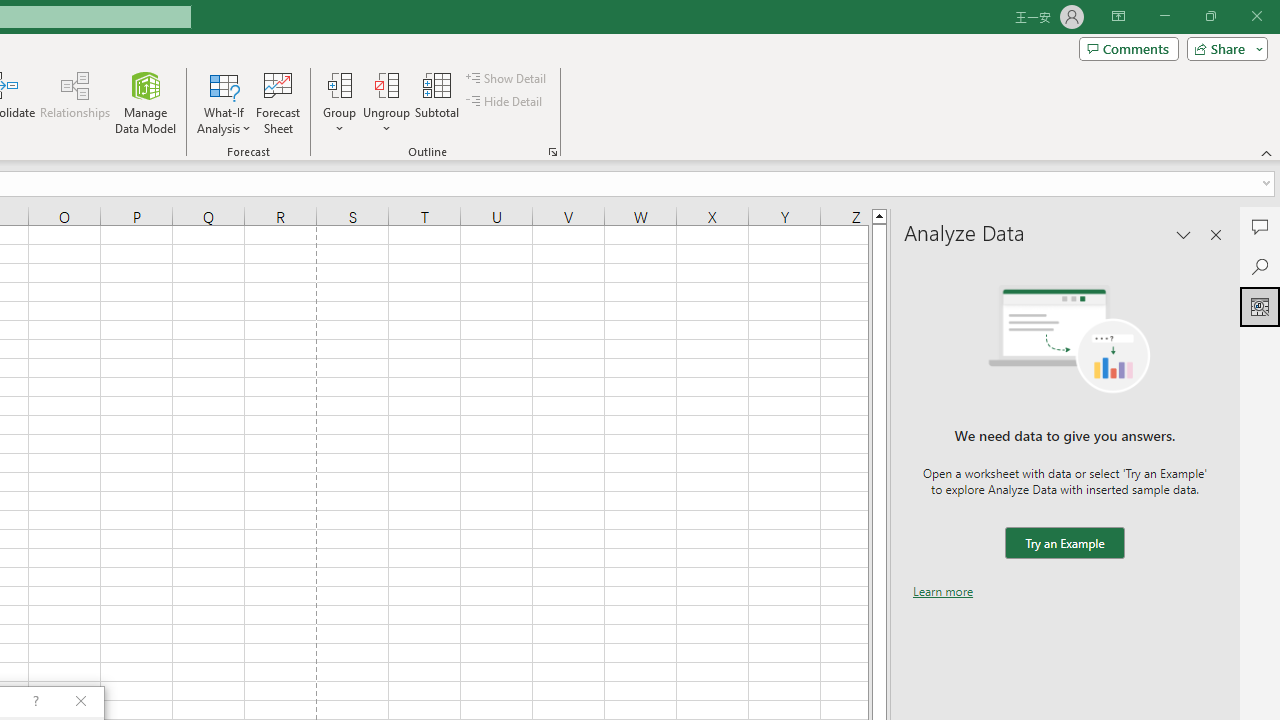 The height and width of the screenshot is (720, 1280). What do you see at coordinates (1117, 16) in the screenshot?
I see `'Ribbon Display Options'` at bounding box center [1117, 16].